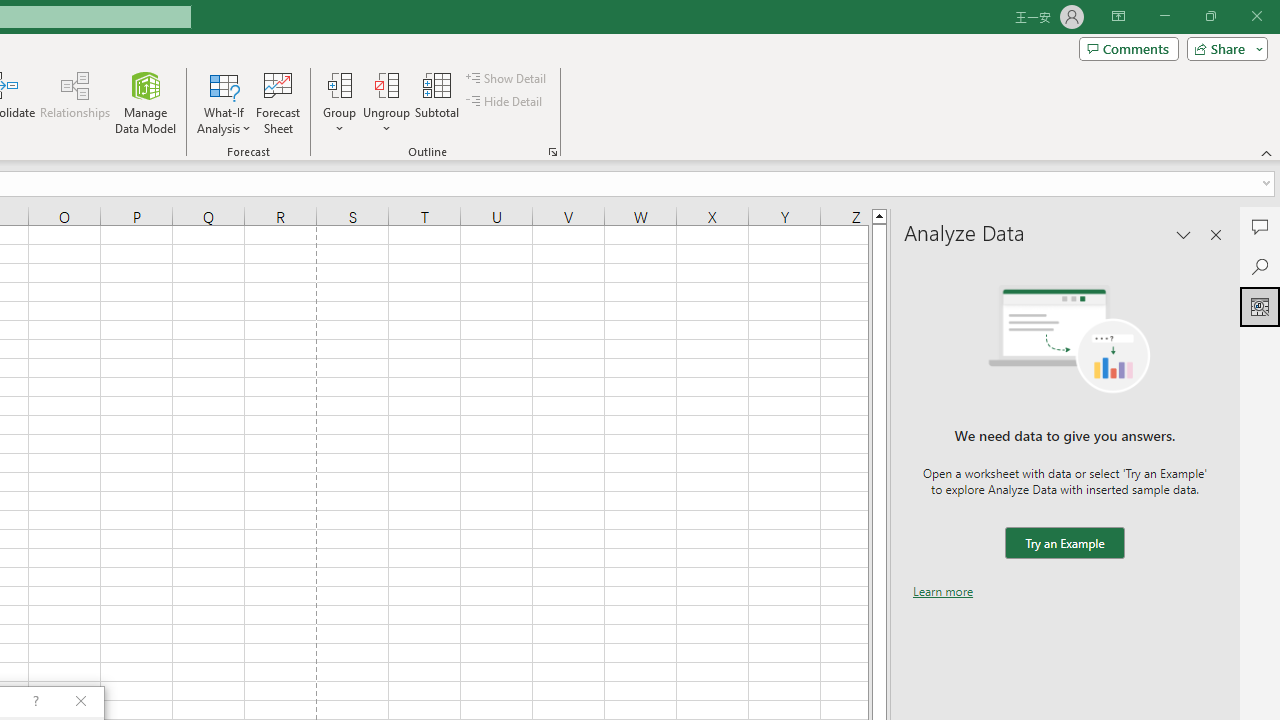 The height and width of the screenshot is (720, 1280). What do you see at coordinates (1117, 16) in the screenshot?
I see `'Ribbon Display Options'` at bounding box center [1117, 16].